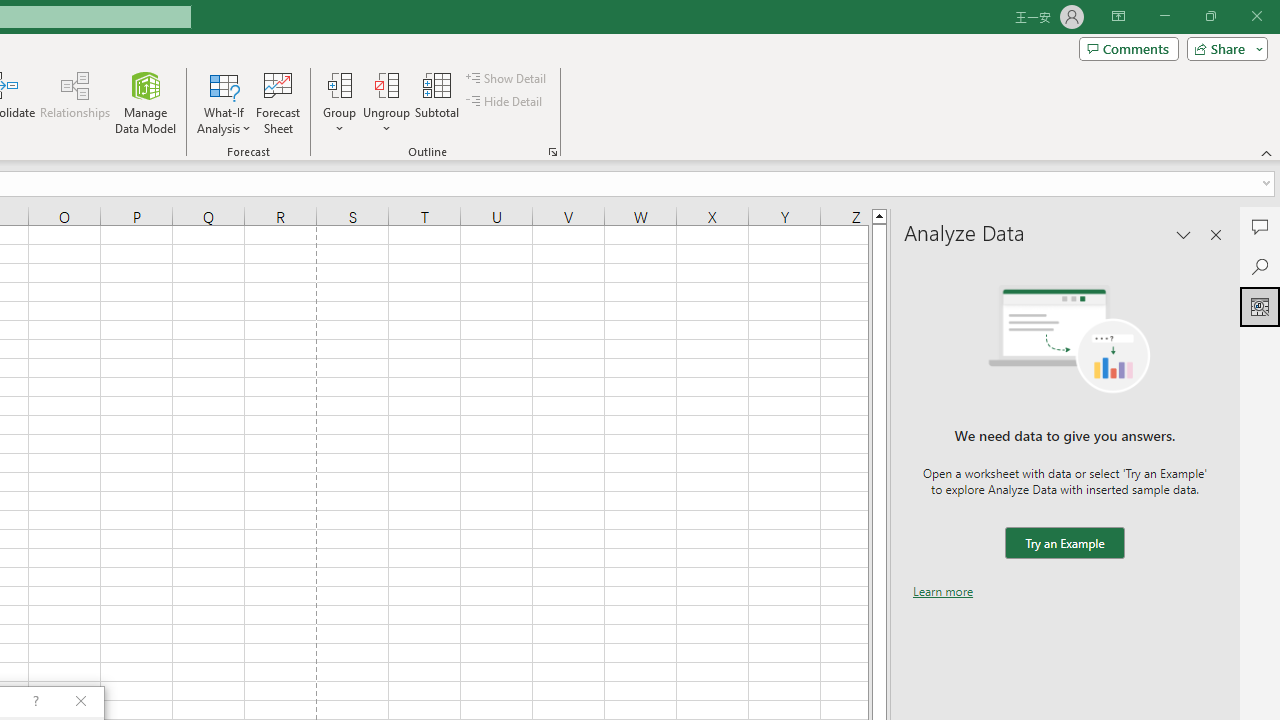 The height and width of the screenshot is (720, 1280). What do you see at coordinates (1117, 16) in the screenshot?
I see `'Ribbon Display Options'` at bounding box center [1117, 16].